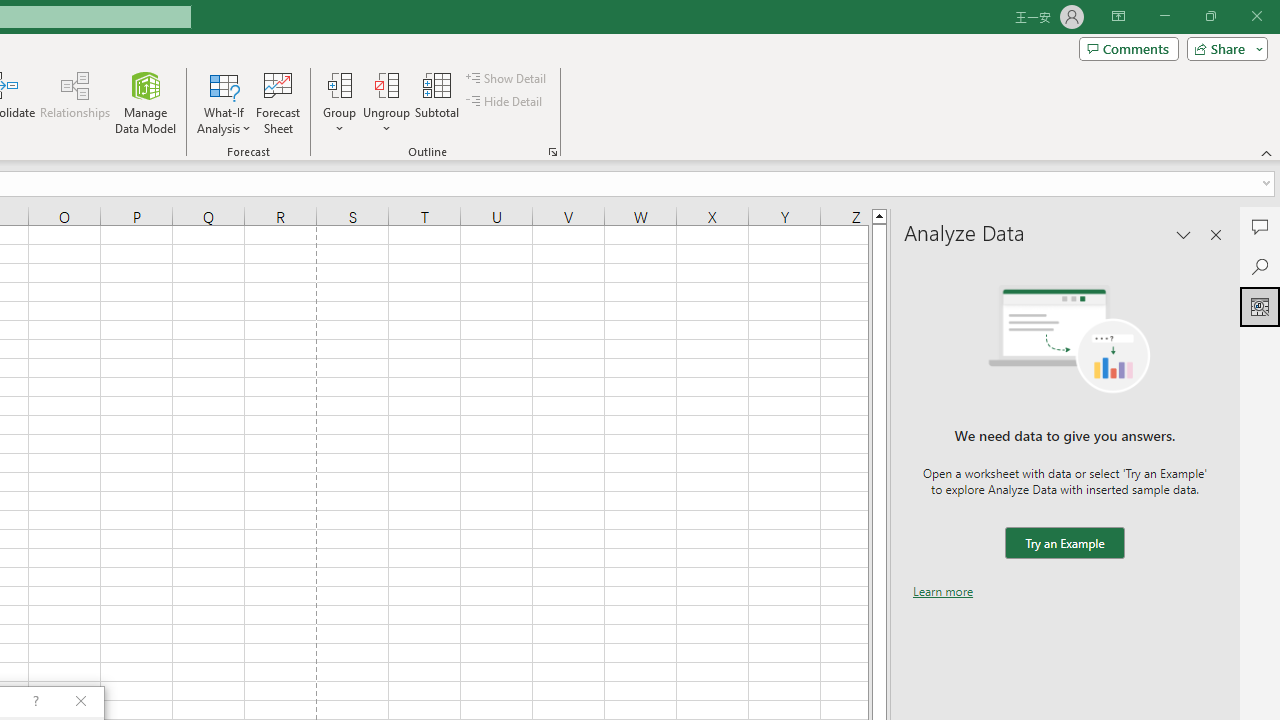 The height and width of the screenshot is (720, 1280). What do you see at coordinates (1117, 16) in the screenshot?
I see `'Ribbon Display Options'` at bounding box center [1117, 16].